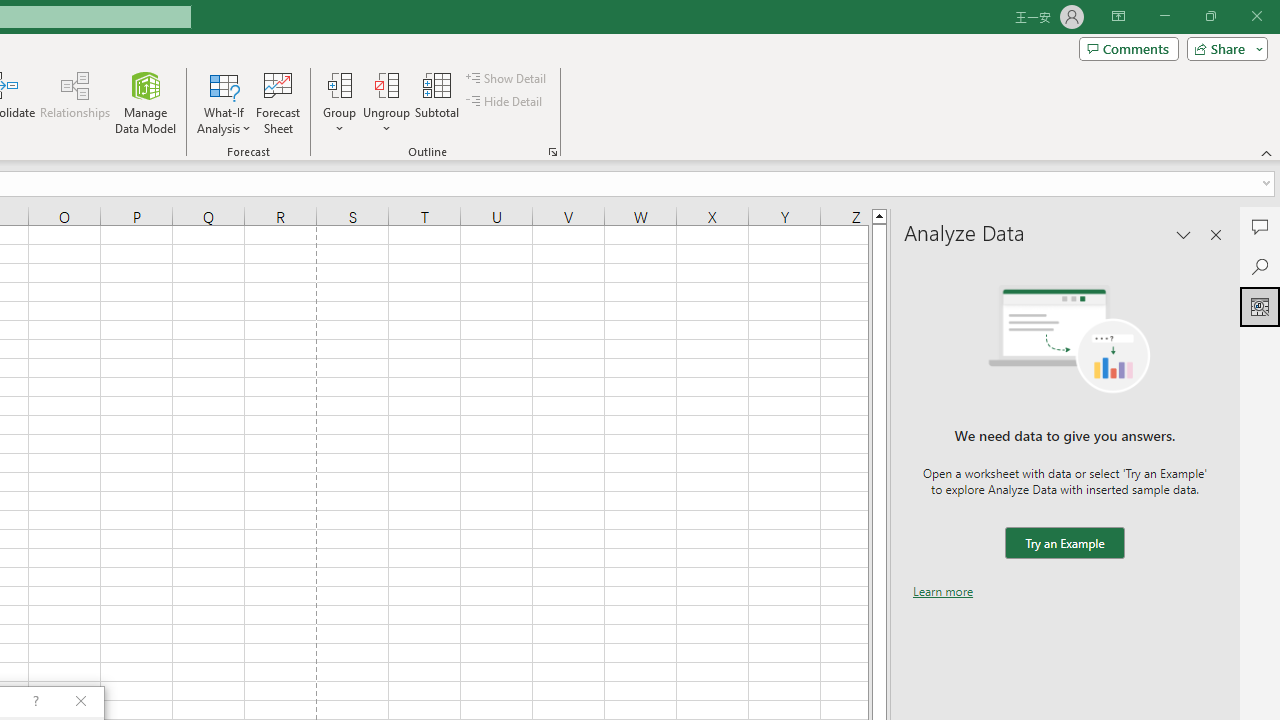 The height and width of the screenshot is (720, 1280). What do you see at coordinates (1117, 16) in the screenshot?
I see `'Ribbon Display Options'` at bounding box center [1117, 16].